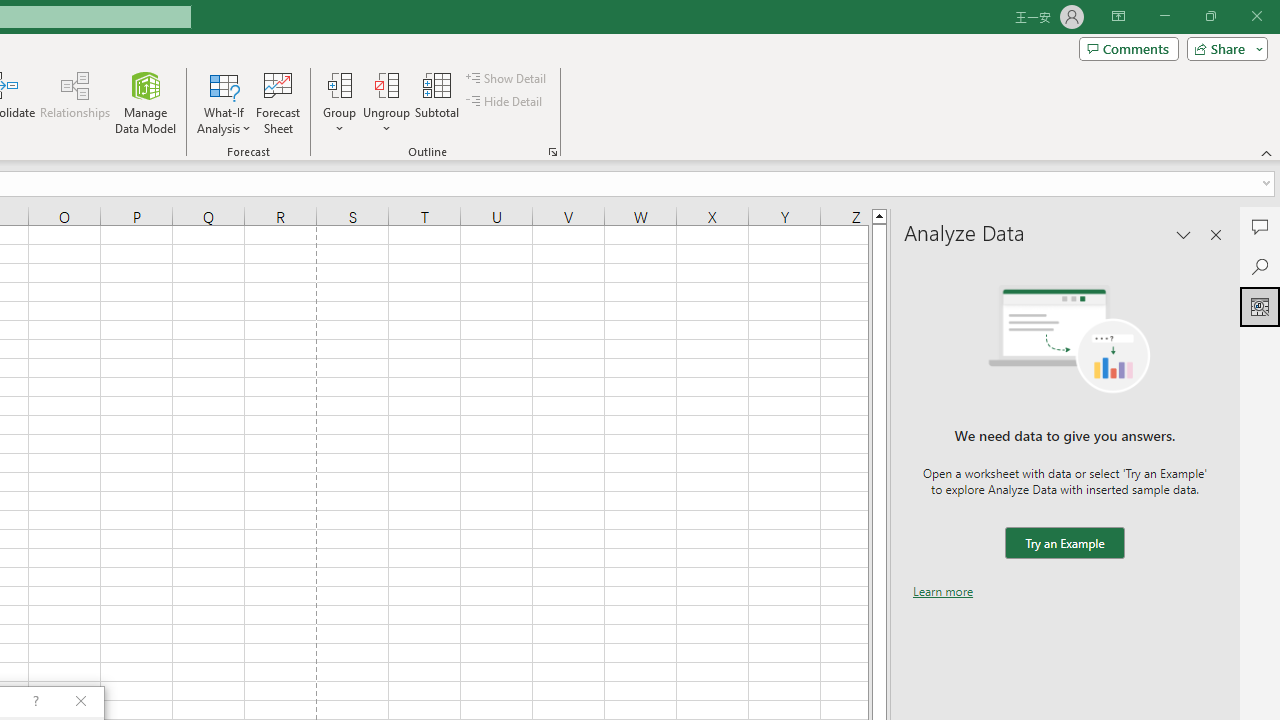 The height and width of the screenshot is (720, 1280). What do you see at coordinates (1117, 16) in the screenshot?
I see `'Ribbon Display Options'` at bounding box center [1117, 16].